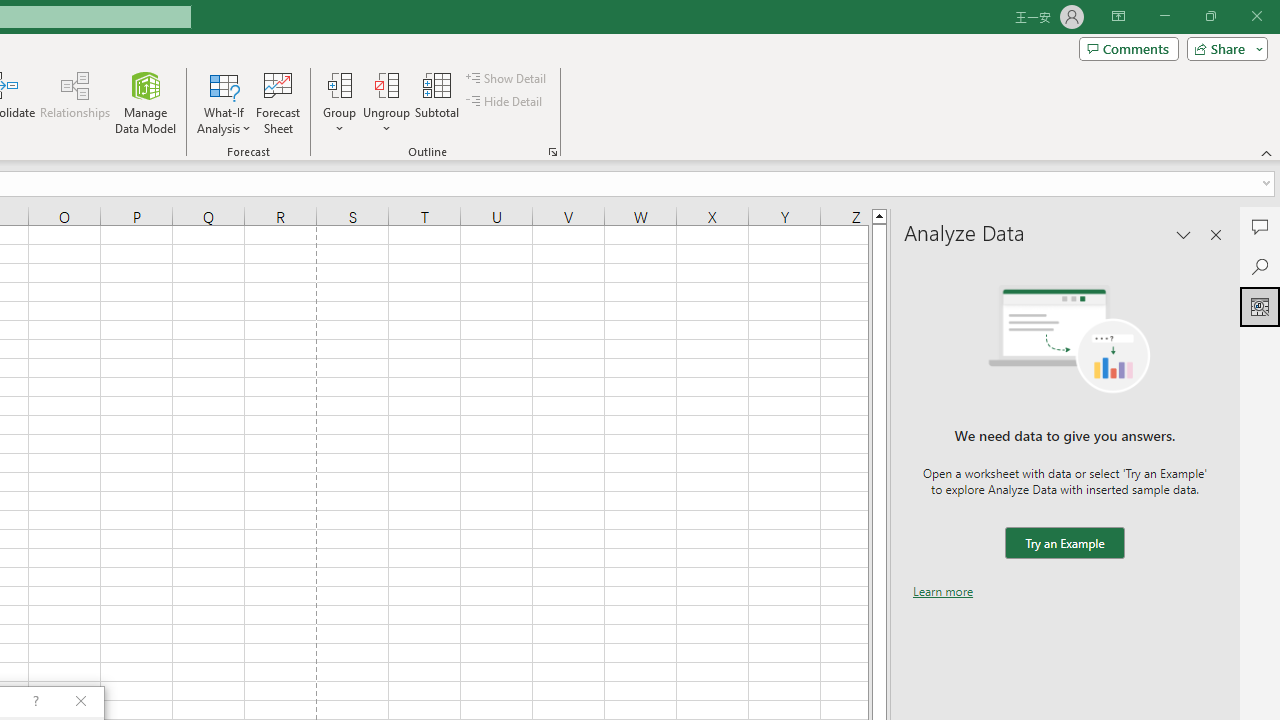 The height and width of the screenshot is (720, 1280). What do you see at coordinates (1117, 16) in the screenshot?
I see `'Ribbon Display Options'` at bounding box center [1117, 16].